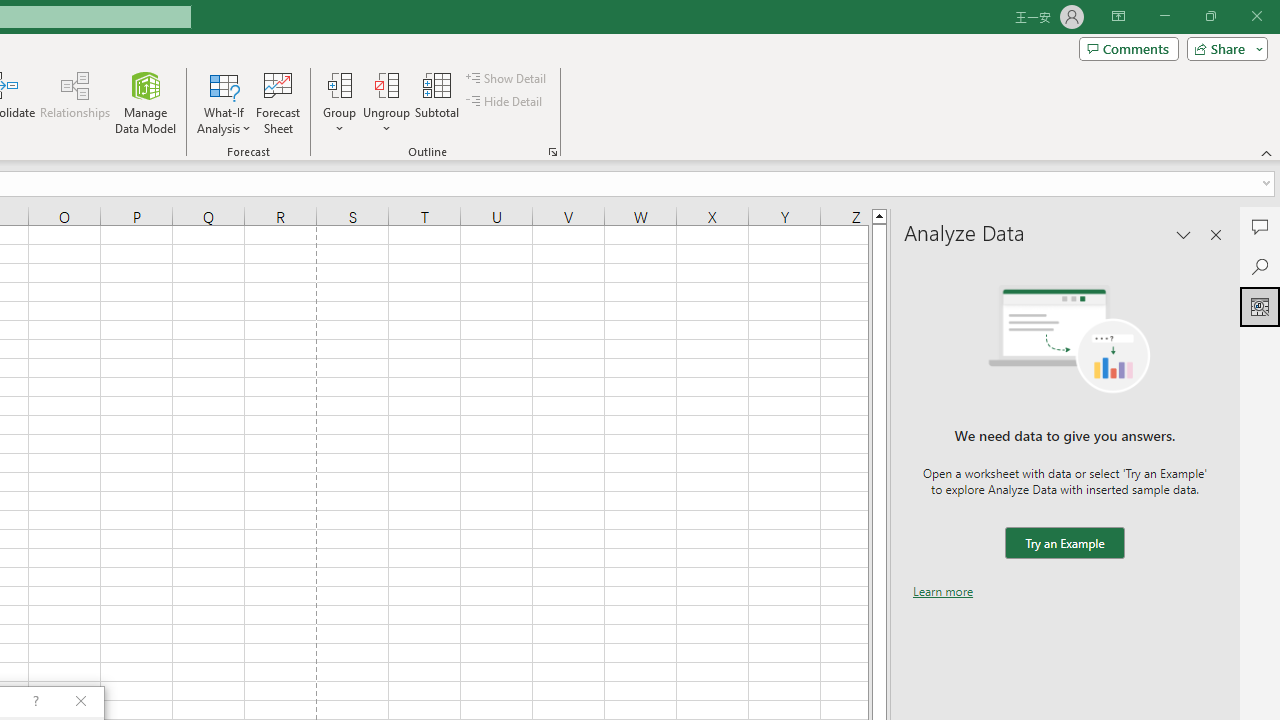 The height and width of the screenshot is (720, 1280). What do you see at coordinates (1117, 16) in the screenshot?
I see `'Ribbon Display Options'` at bounding box center [1117, 16].